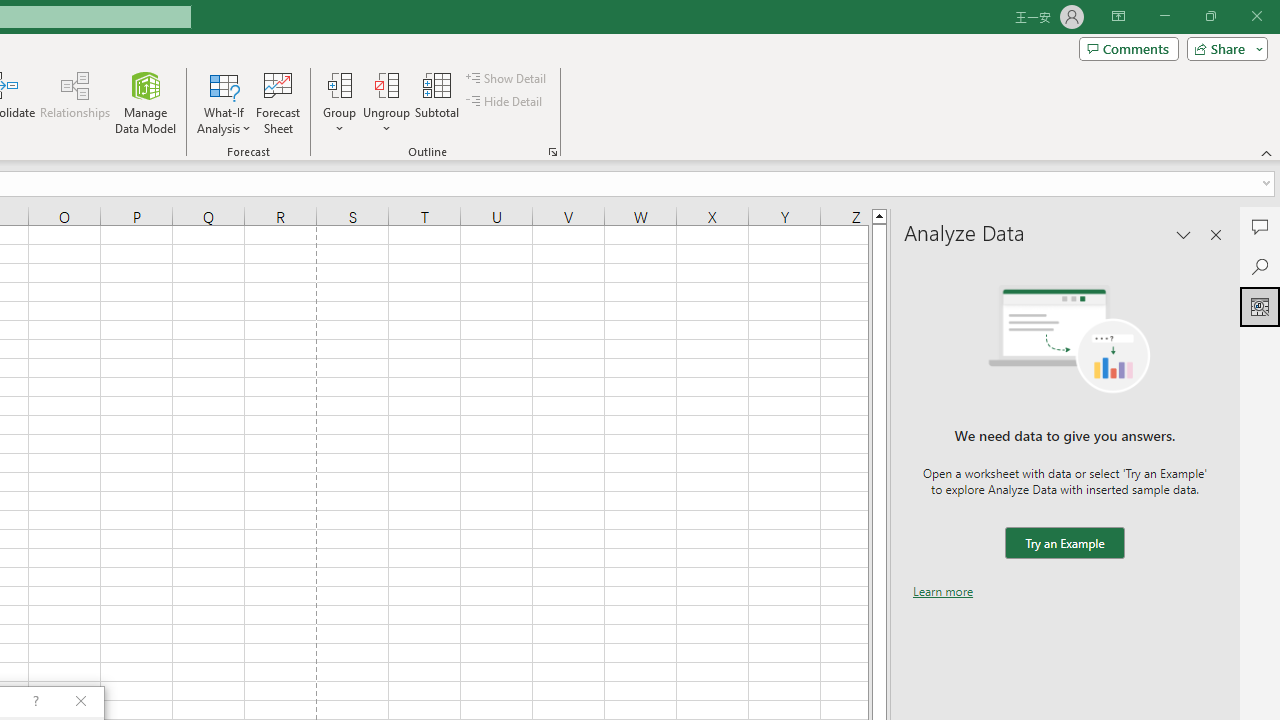 The height and width of the screenshot is (720, 1280). What do you see at coordinates (1117, 16) in the screenshot?
I see `'Ribbon Display Options'` at bounding box center [1117, 16].